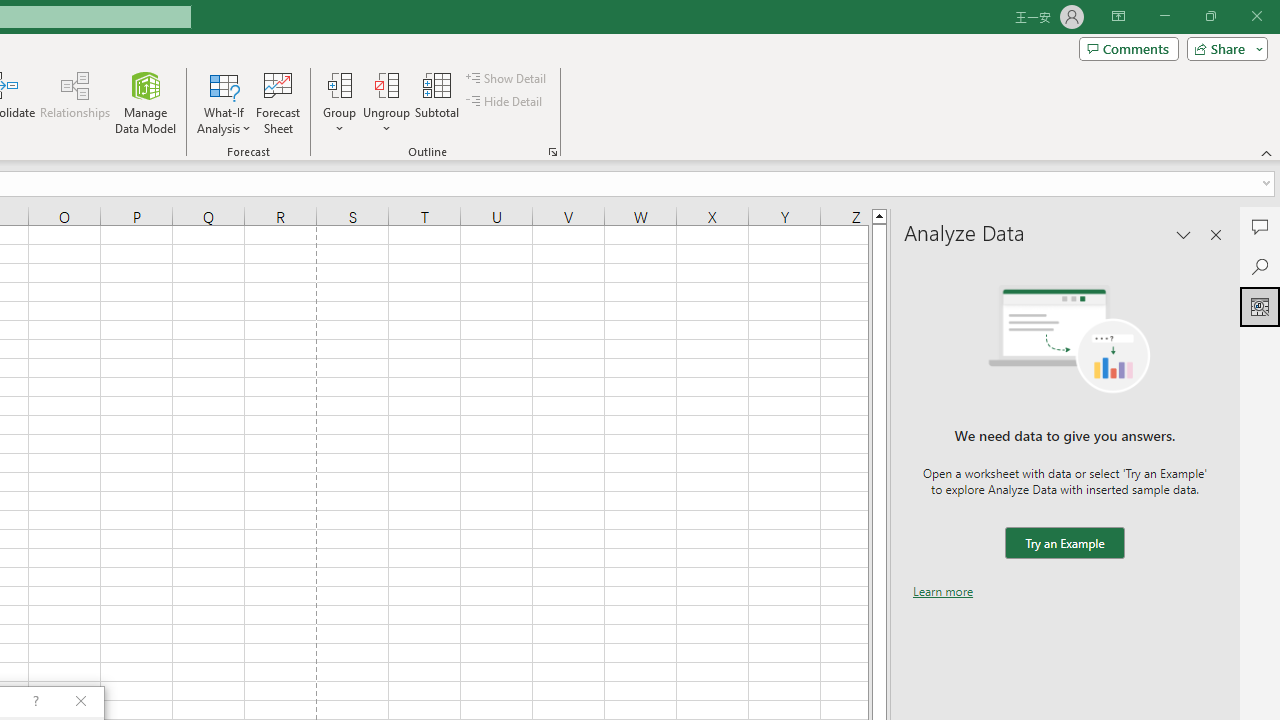 The height and width of the screenshot is (720, 1280). What do you see at coordinates (1117, 16) in the screenshot?
I see `'Ribbon Display Options'` at bounding box center [1117, 16].